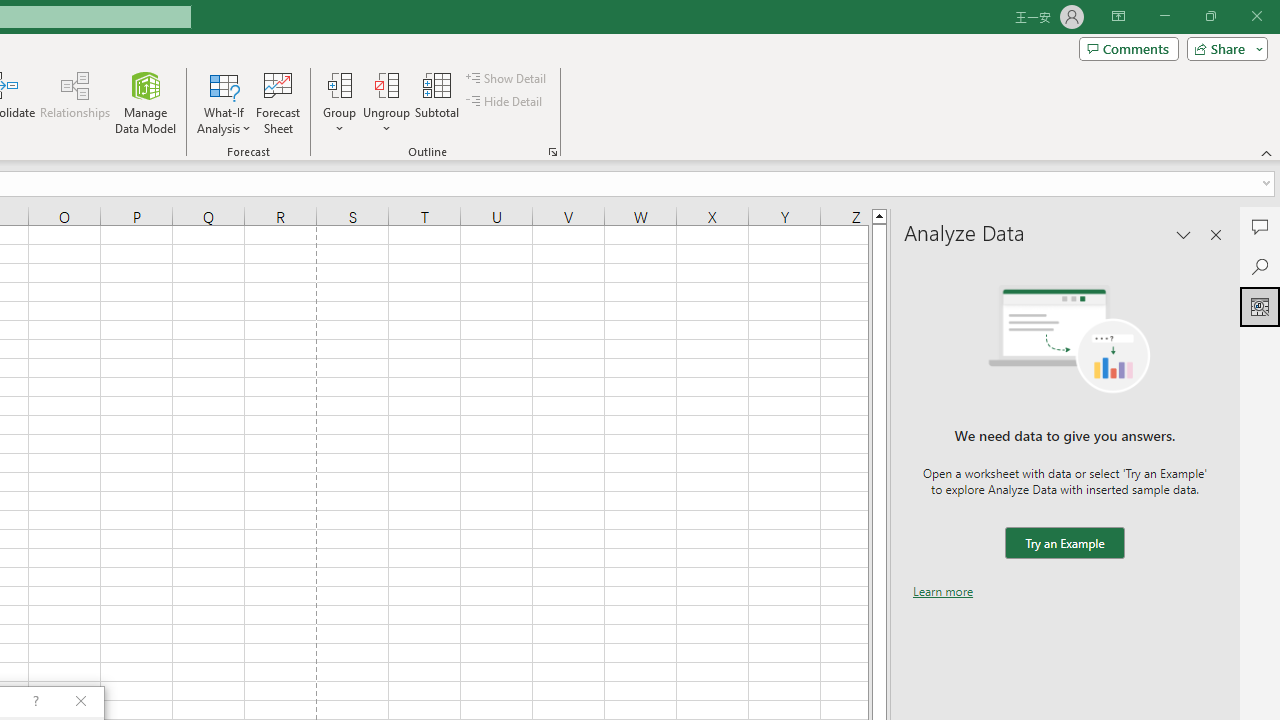 The height and width of the screenshot is (720, 1280). What do you see at coordinates (1117, 16) in the screenshot?
I see `'Ribbon Display Options'` at bounding box center [1117, 16].